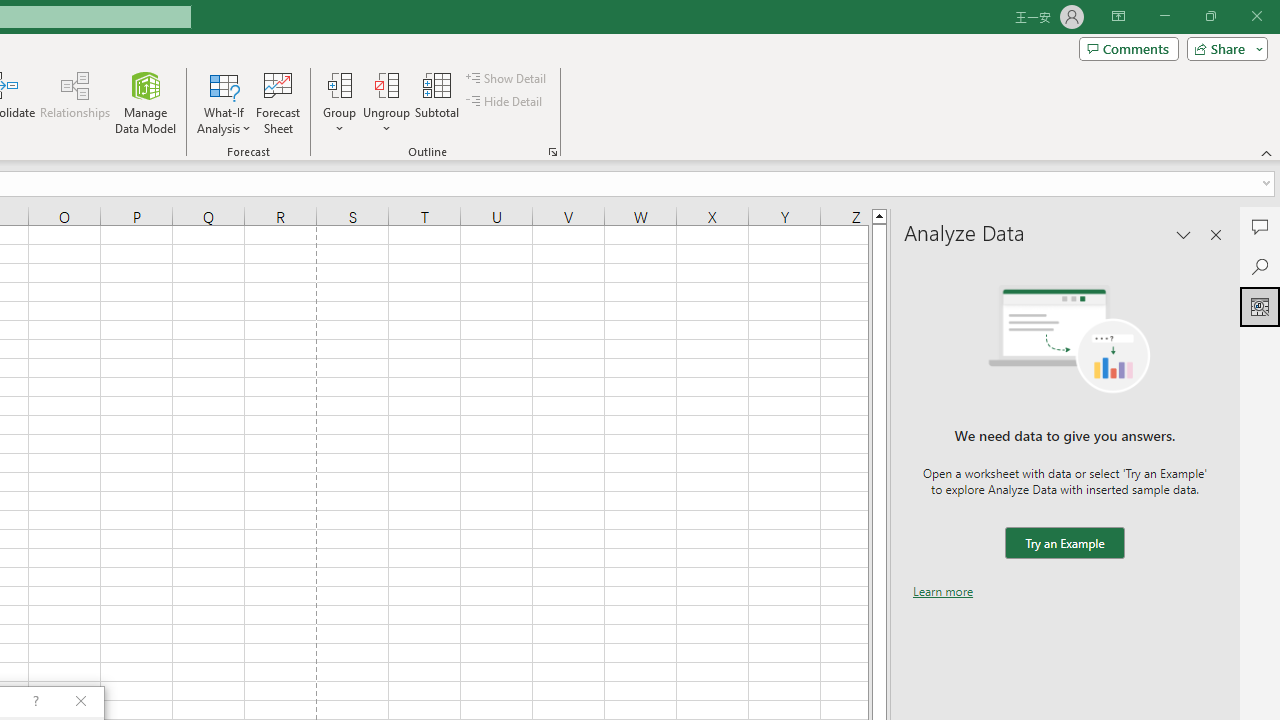 The height and width of the screenshot is (720, 1280). What do you see at coordinates (1117, 16) in the screenshot?
I see `'Ribbon Display Options'` at bounding box center [1117, 16].